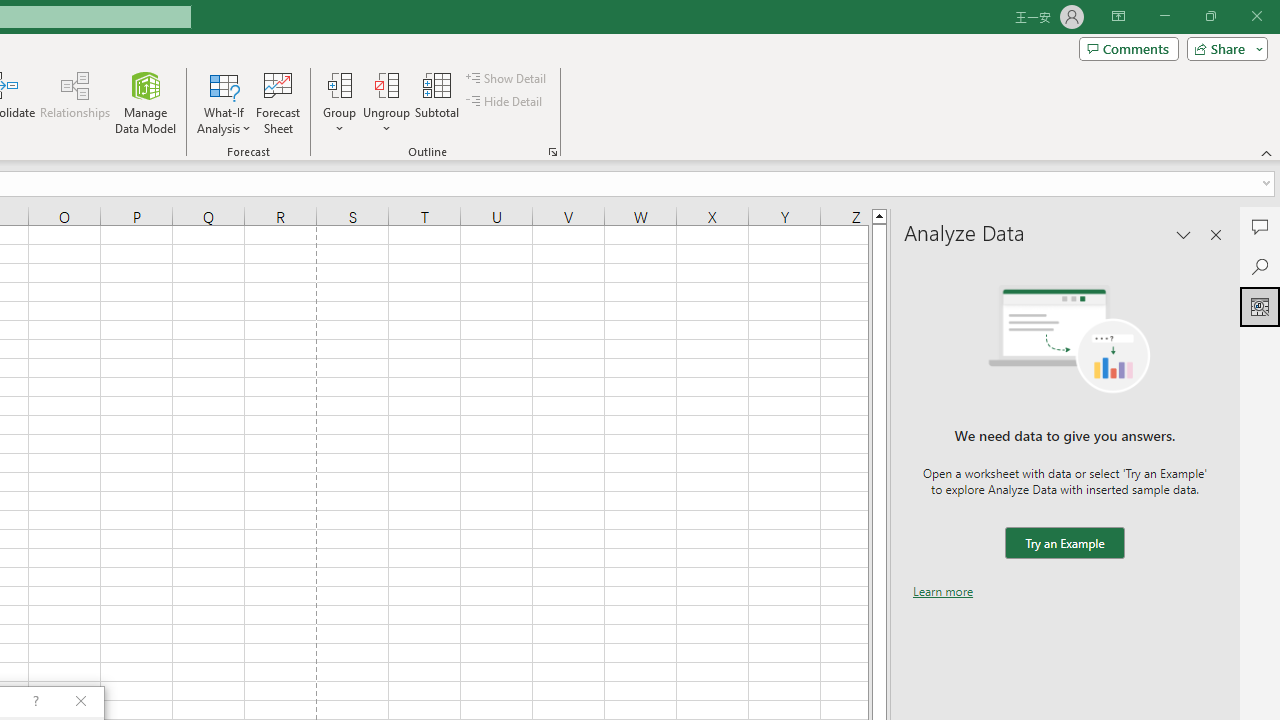 The height and width of the screenshot is (720, 1280). What do you see at coordinates (1117, 16) in the screenshot?
I see `'Ribbon Display Options'` at bounding box center [1117, 16].